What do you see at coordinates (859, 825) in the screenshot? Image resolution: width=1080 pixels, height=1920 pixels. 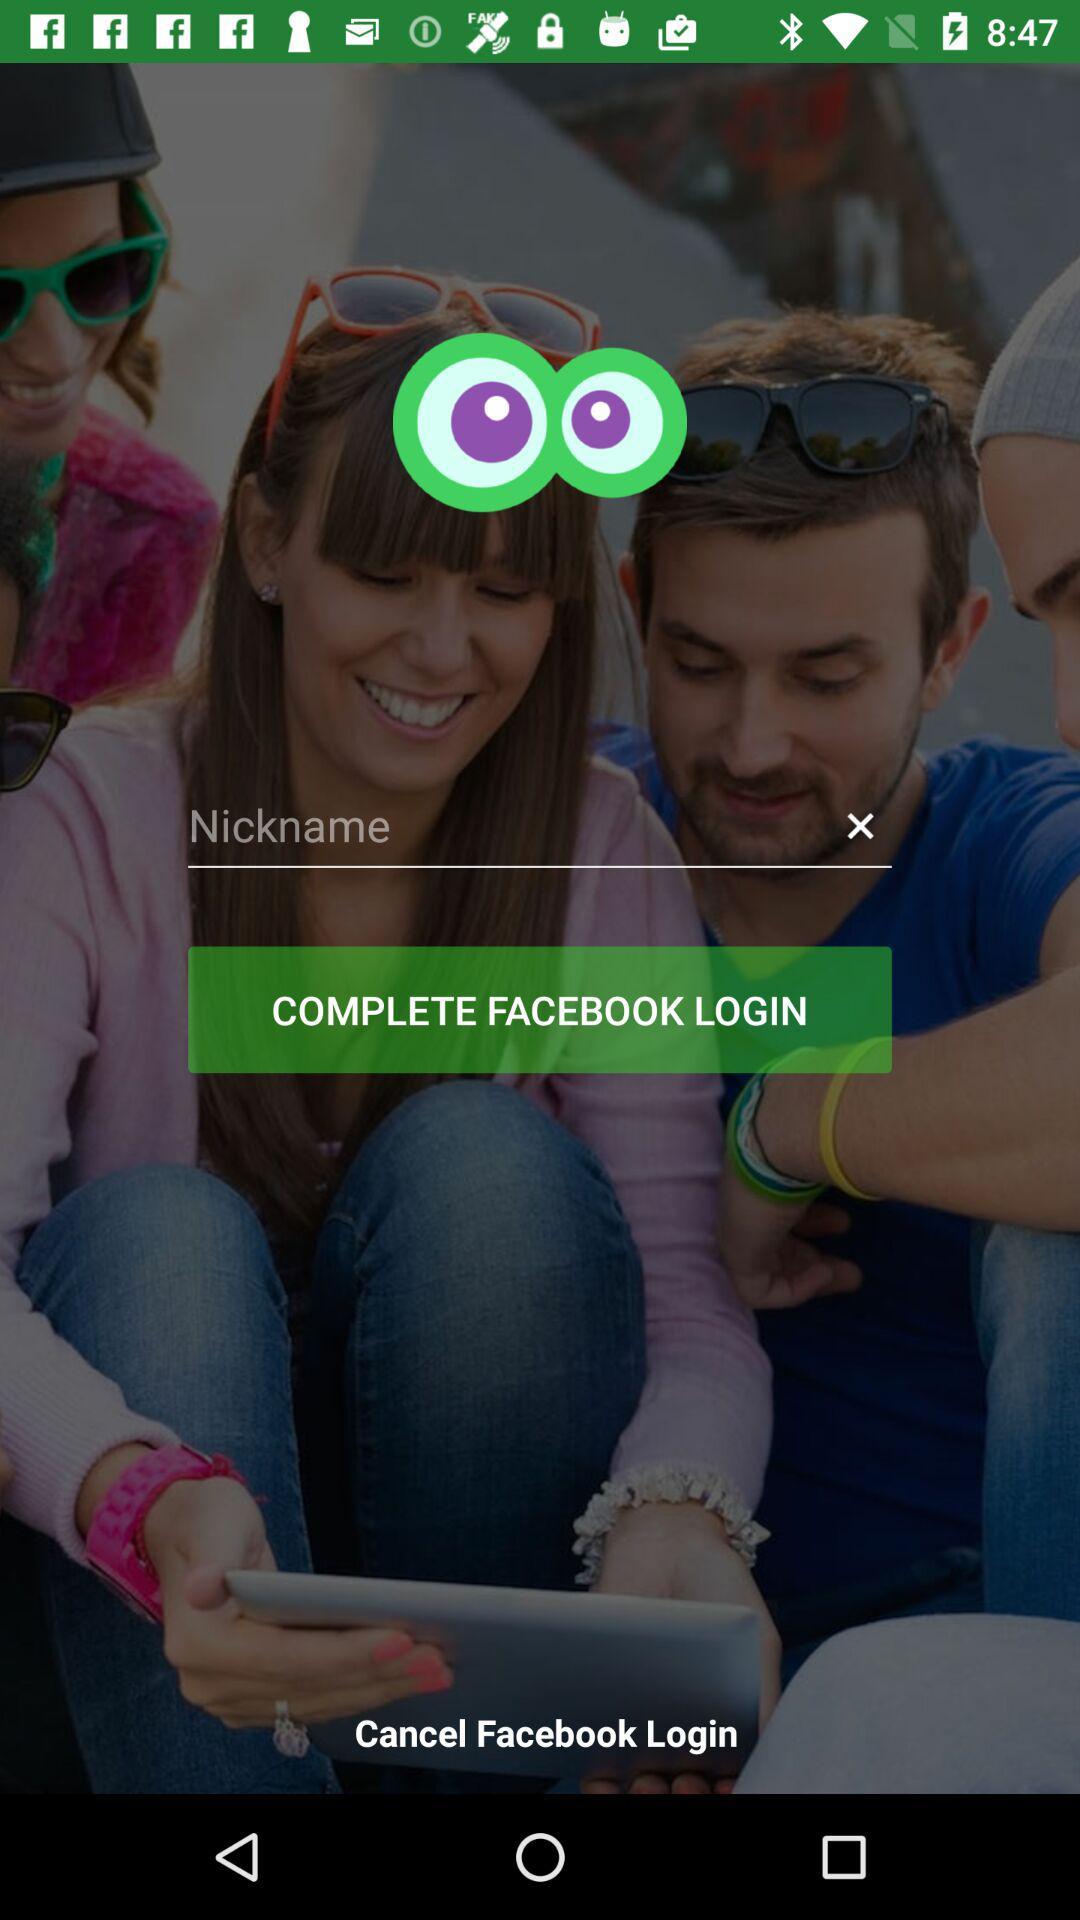 I see `clear nickname textbox` at bounding box center [859, 825].